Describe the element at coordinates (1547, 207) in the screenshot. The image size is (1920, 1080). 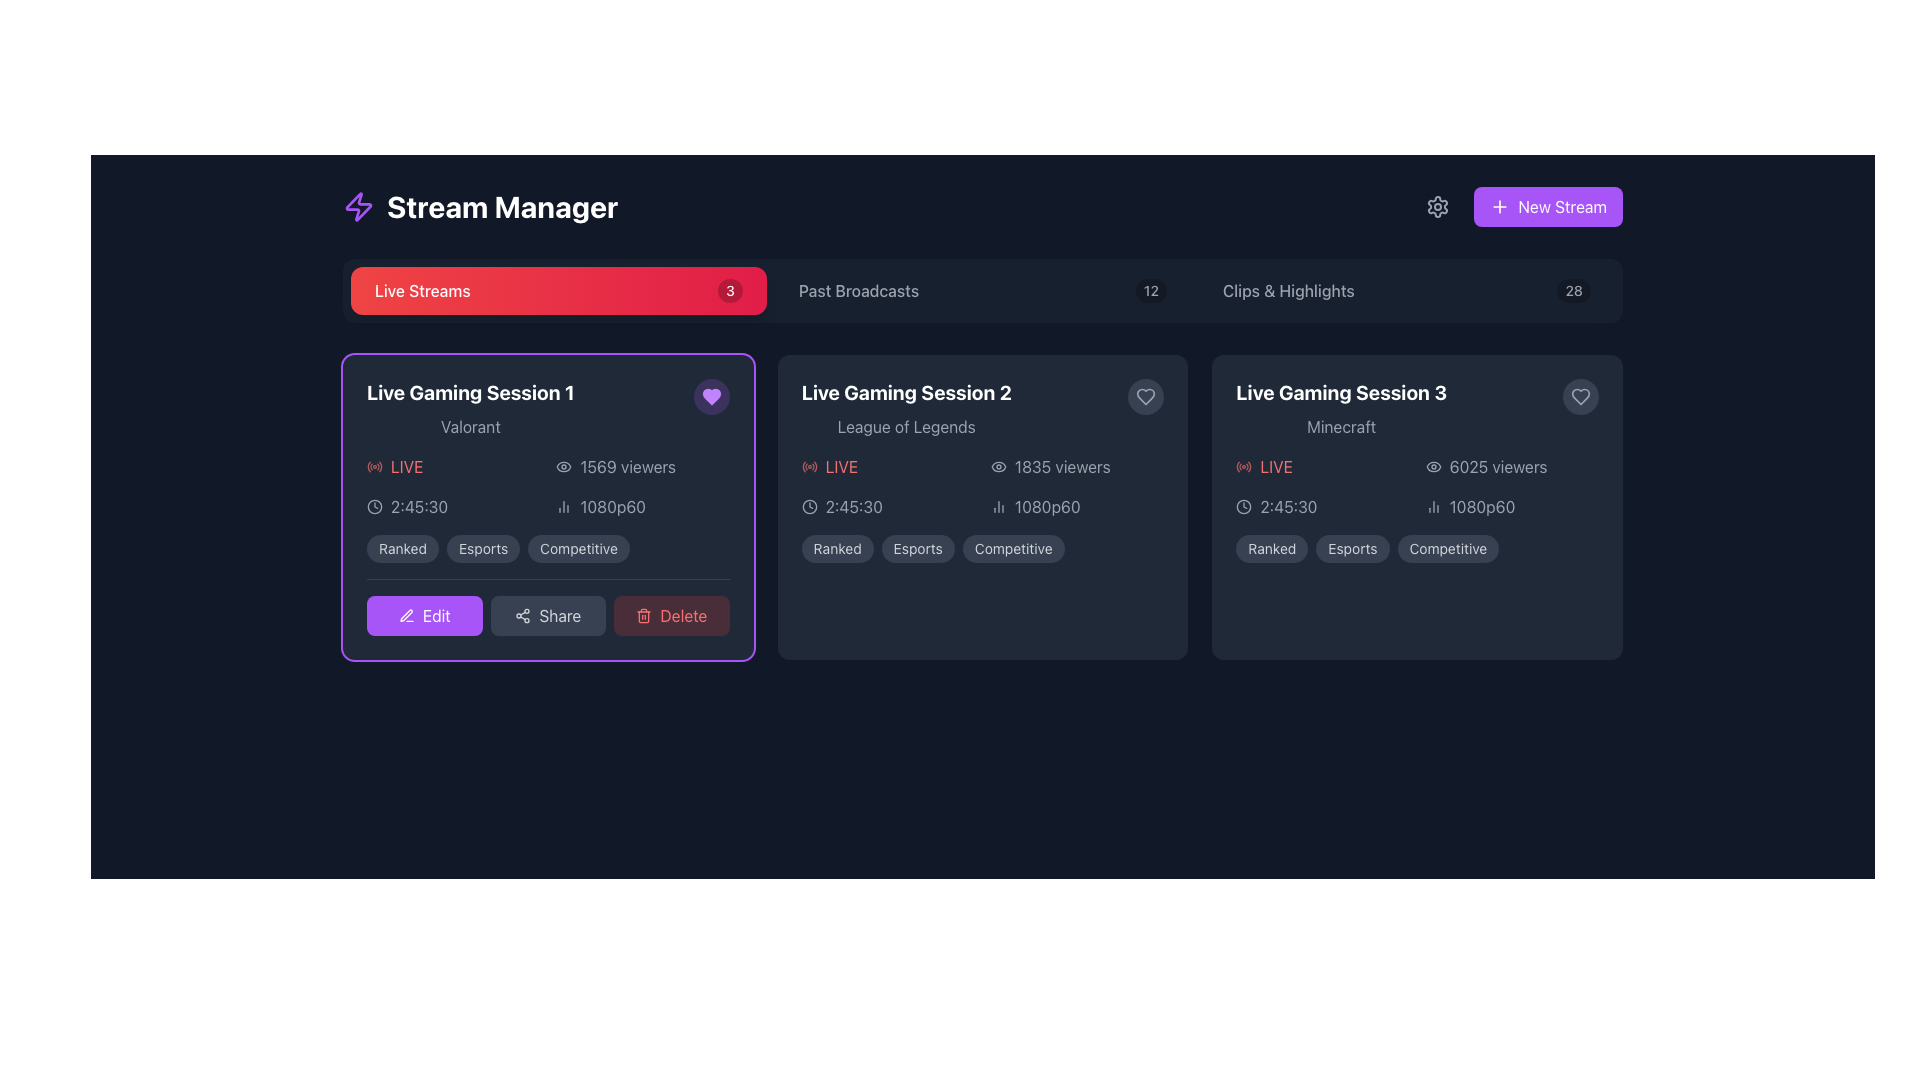
I see `the button located in the top-right corner of the interface that initiates the process of creating a new stream, which will provide visual feedback indicating interactivity` at that location.